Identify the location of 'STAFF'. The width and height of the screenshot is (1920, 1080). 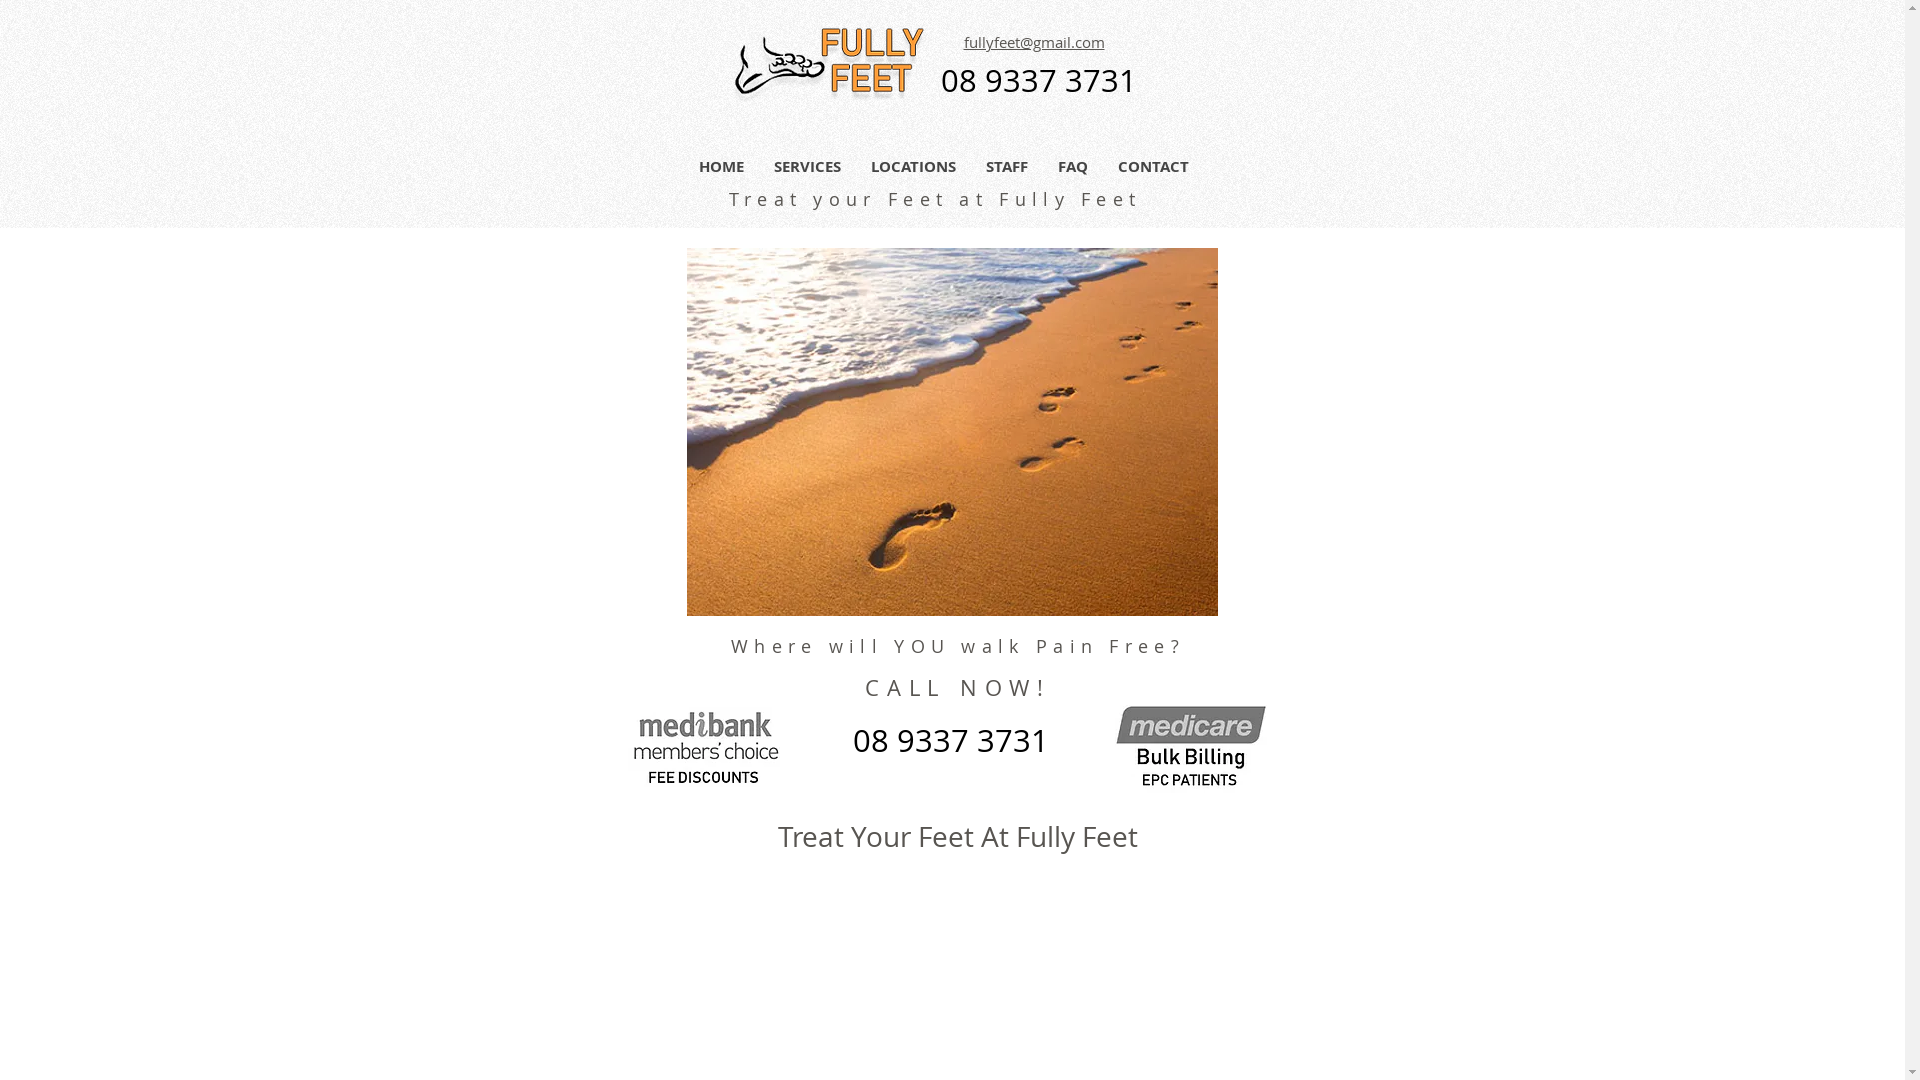
(1006, 165).